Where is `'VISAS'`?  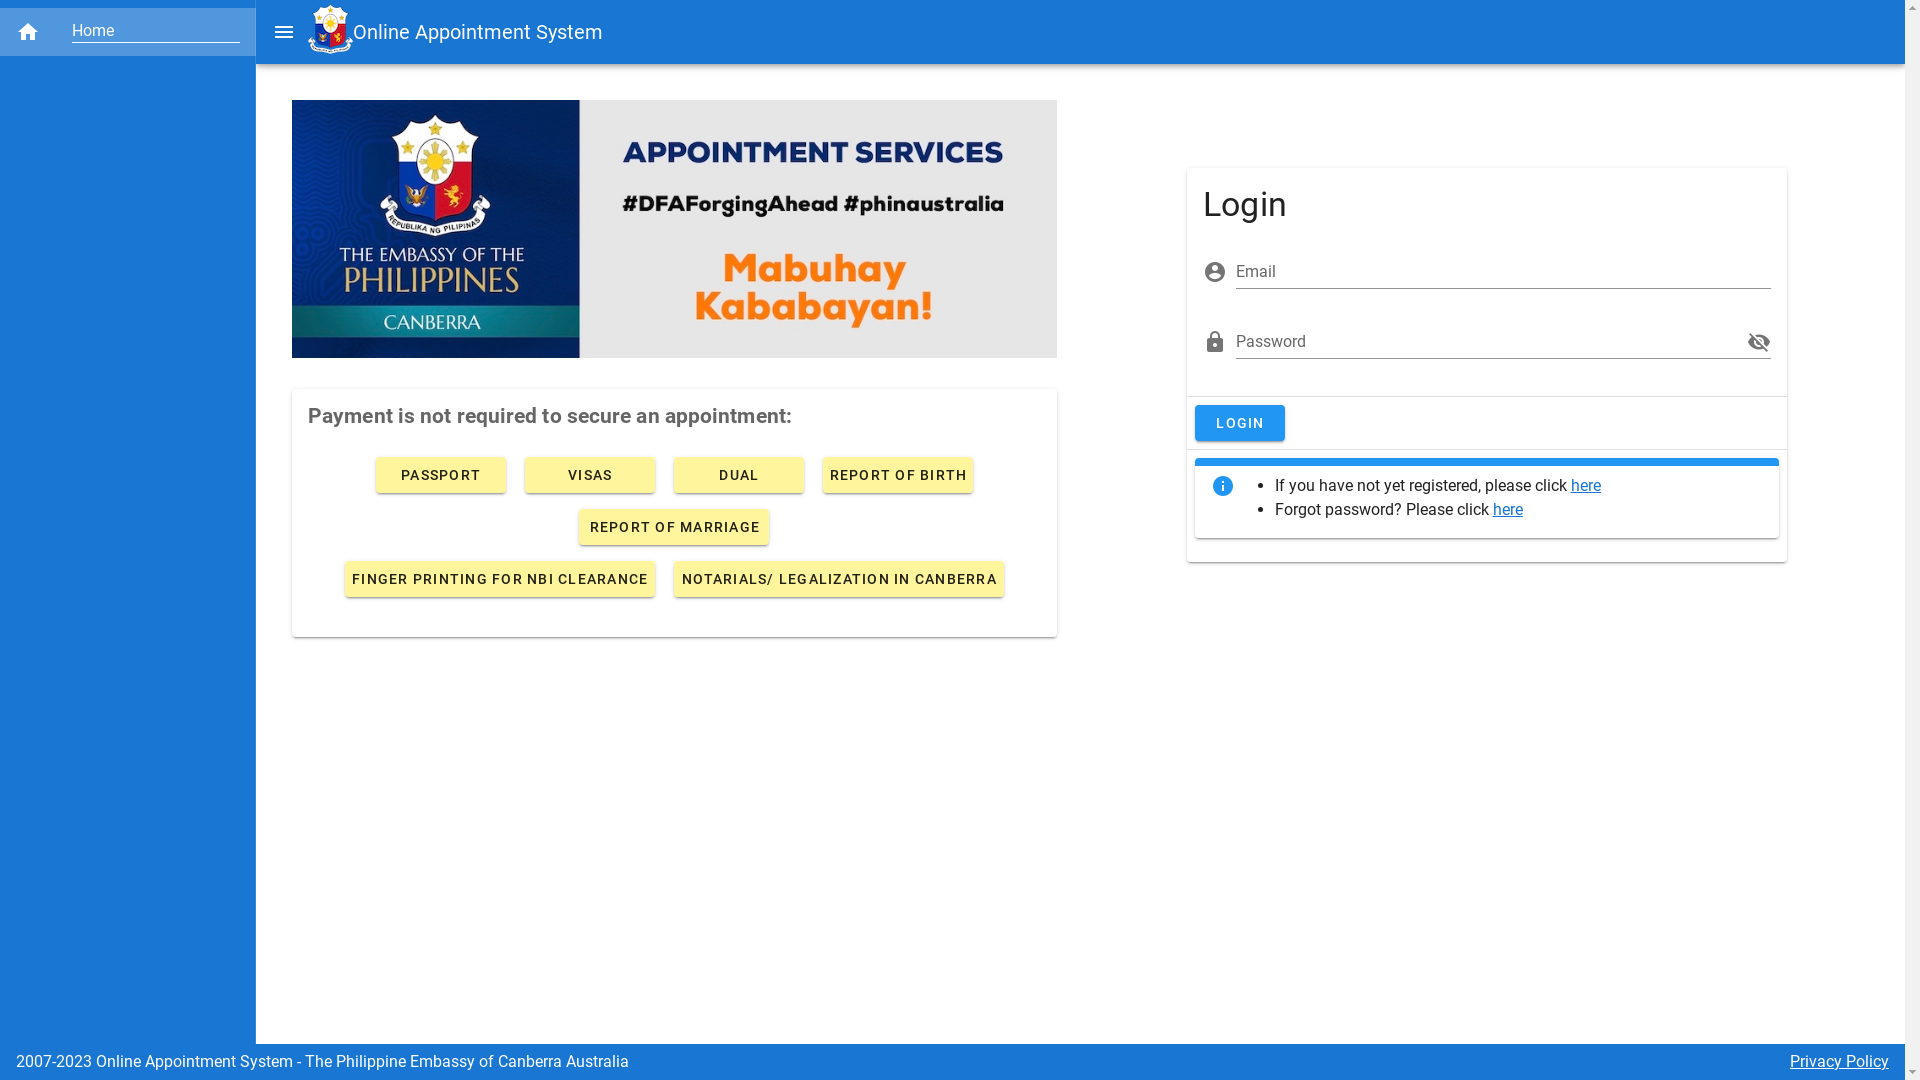 'VISAS' is located at coordinates (589, 474).